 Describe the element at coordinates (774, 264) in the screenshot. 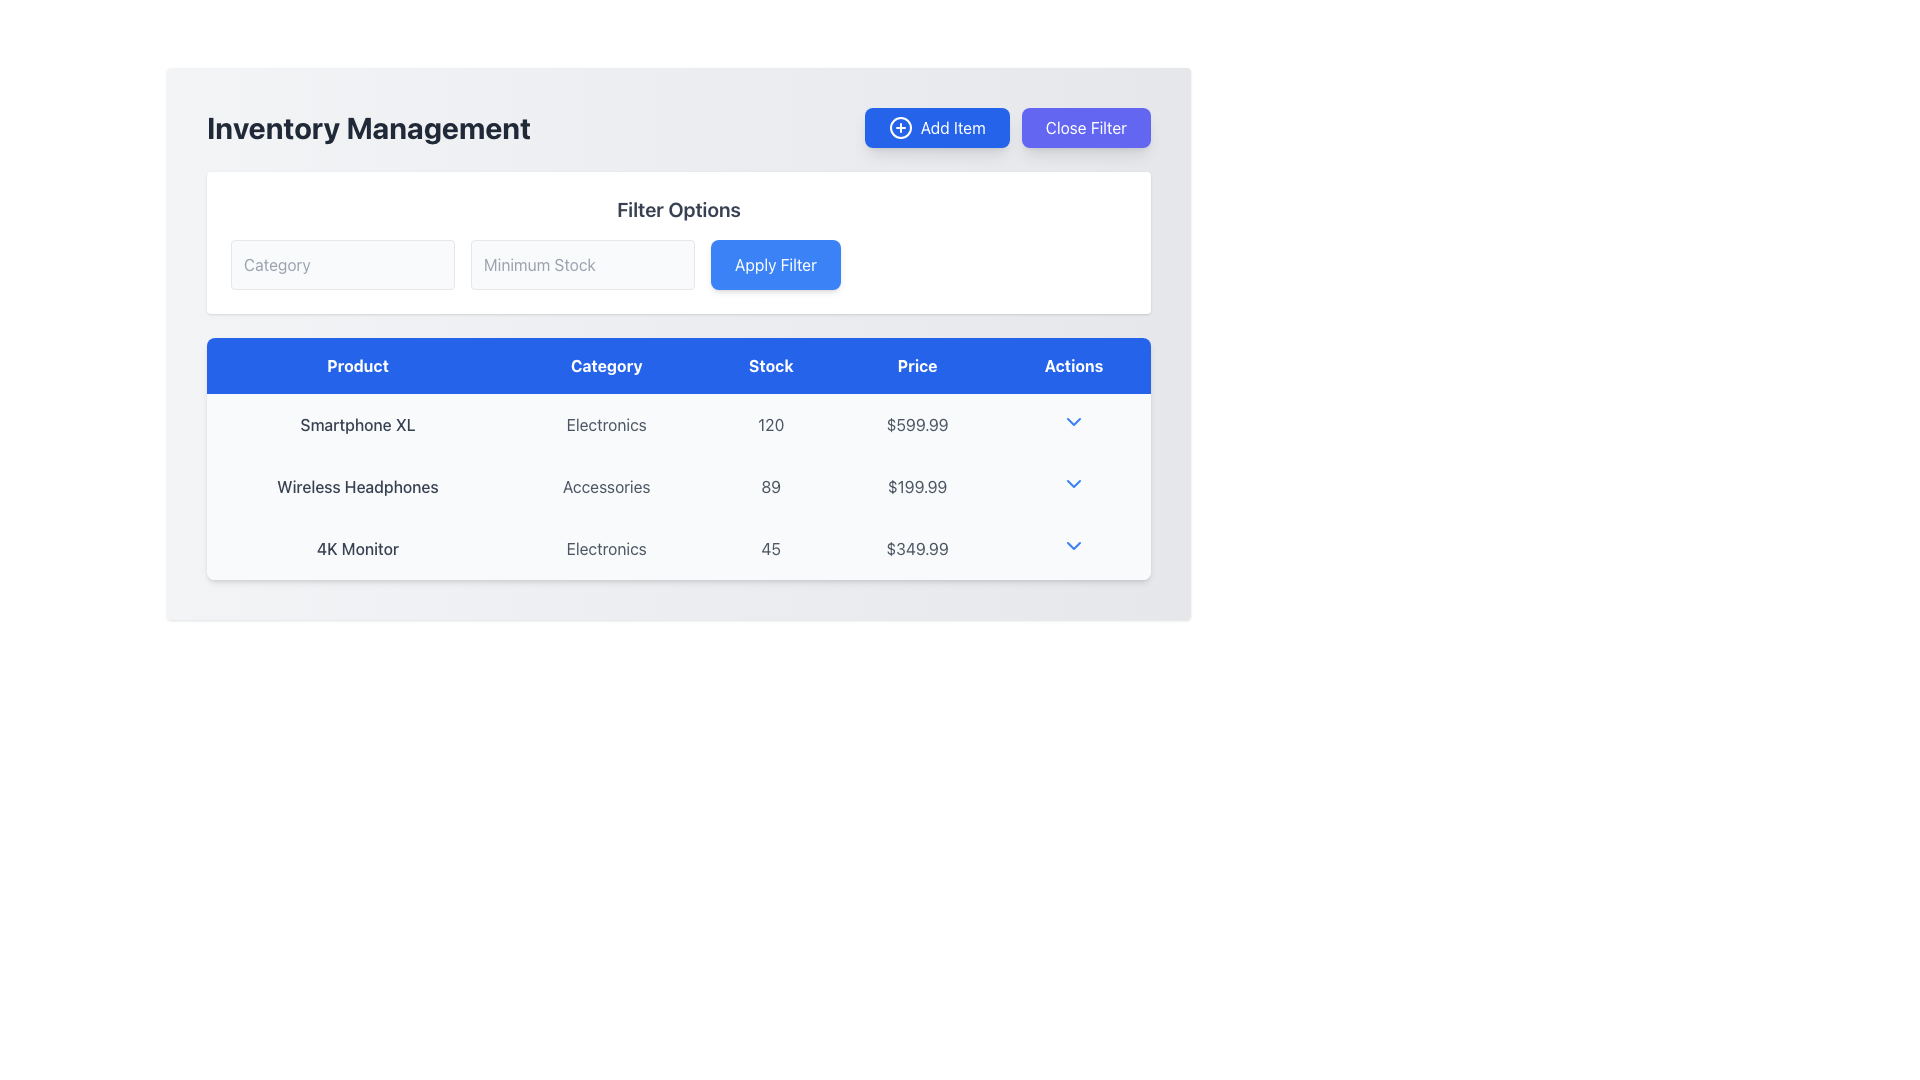

I see `the button located at the top center of the interface, aligned to the right of the 'Category' and 'Minimum Stock' text input fields, to apply the selected filters to the displayed data` at that location.